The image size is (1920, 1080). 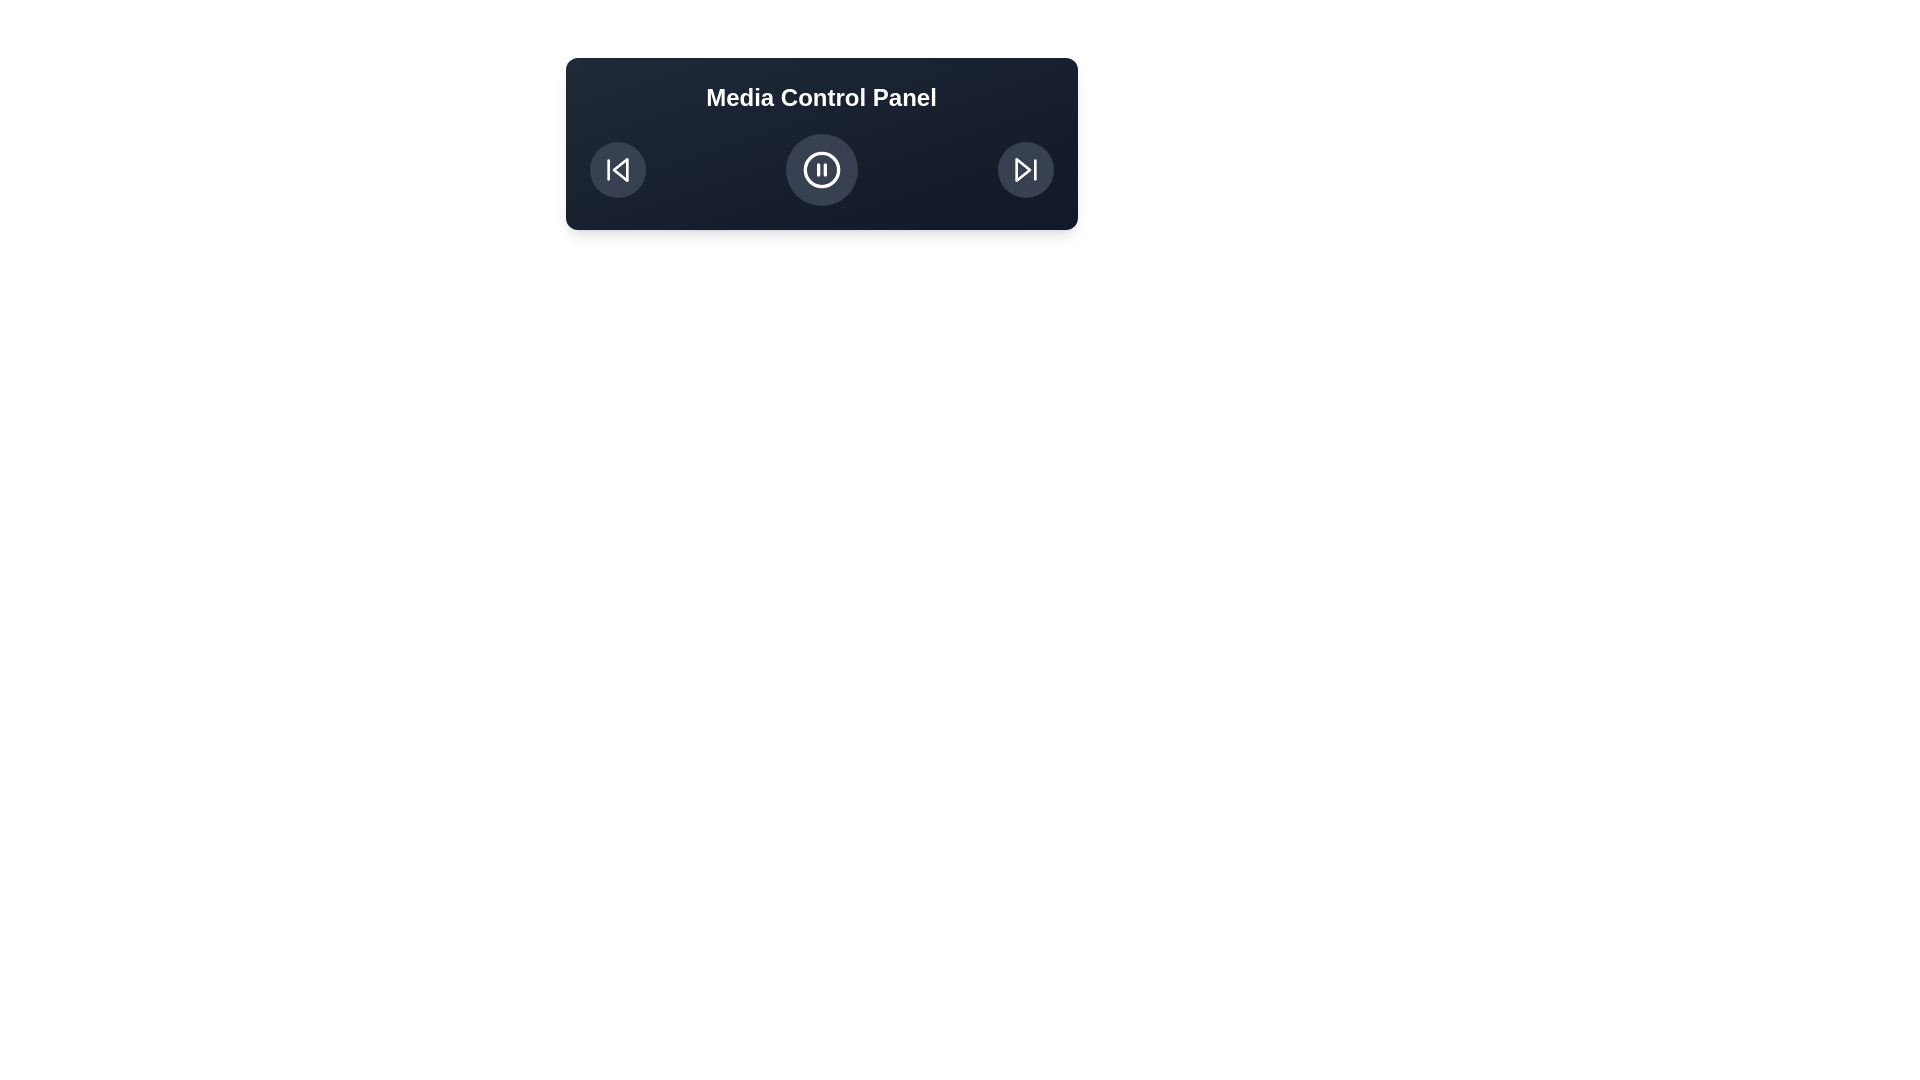 I want to click on the 'Previous Track' button located in the control panel, so click(x=616, y=168).